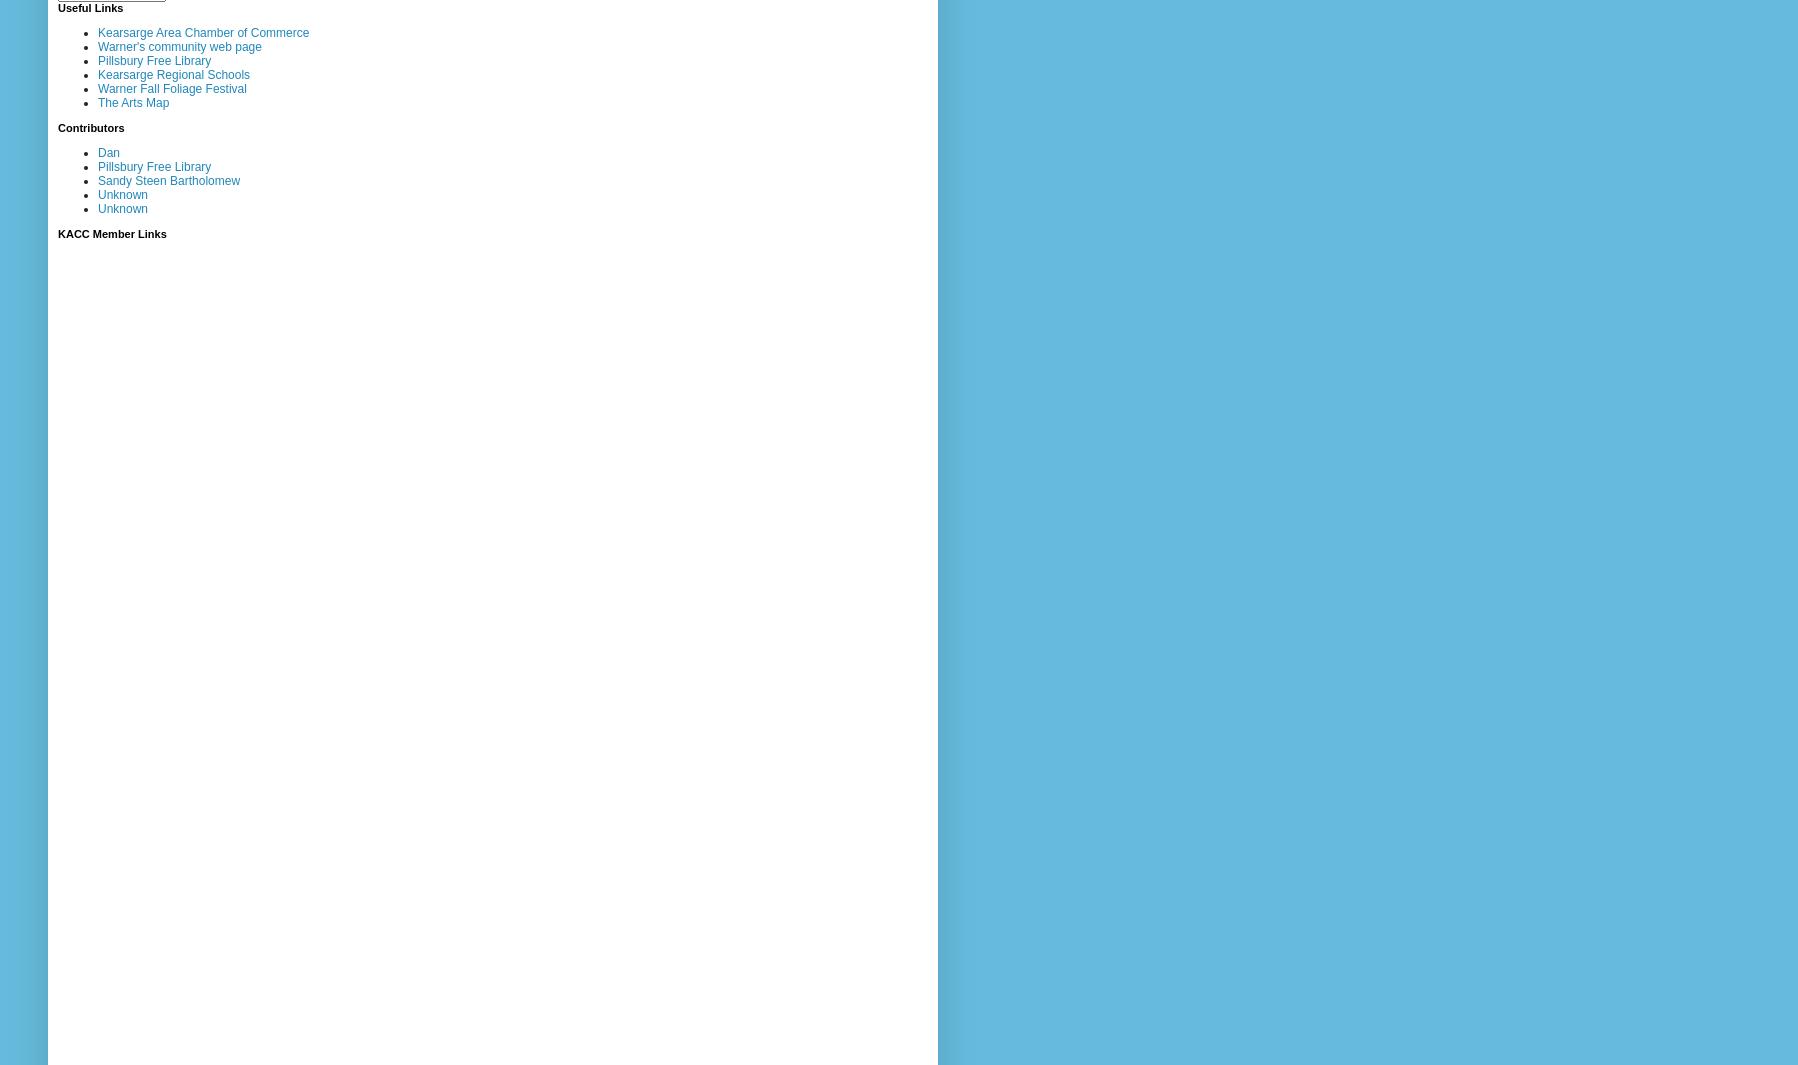 The image size is (1798, 1065). I want to click on 'The Arts Map', so click(132, 101).